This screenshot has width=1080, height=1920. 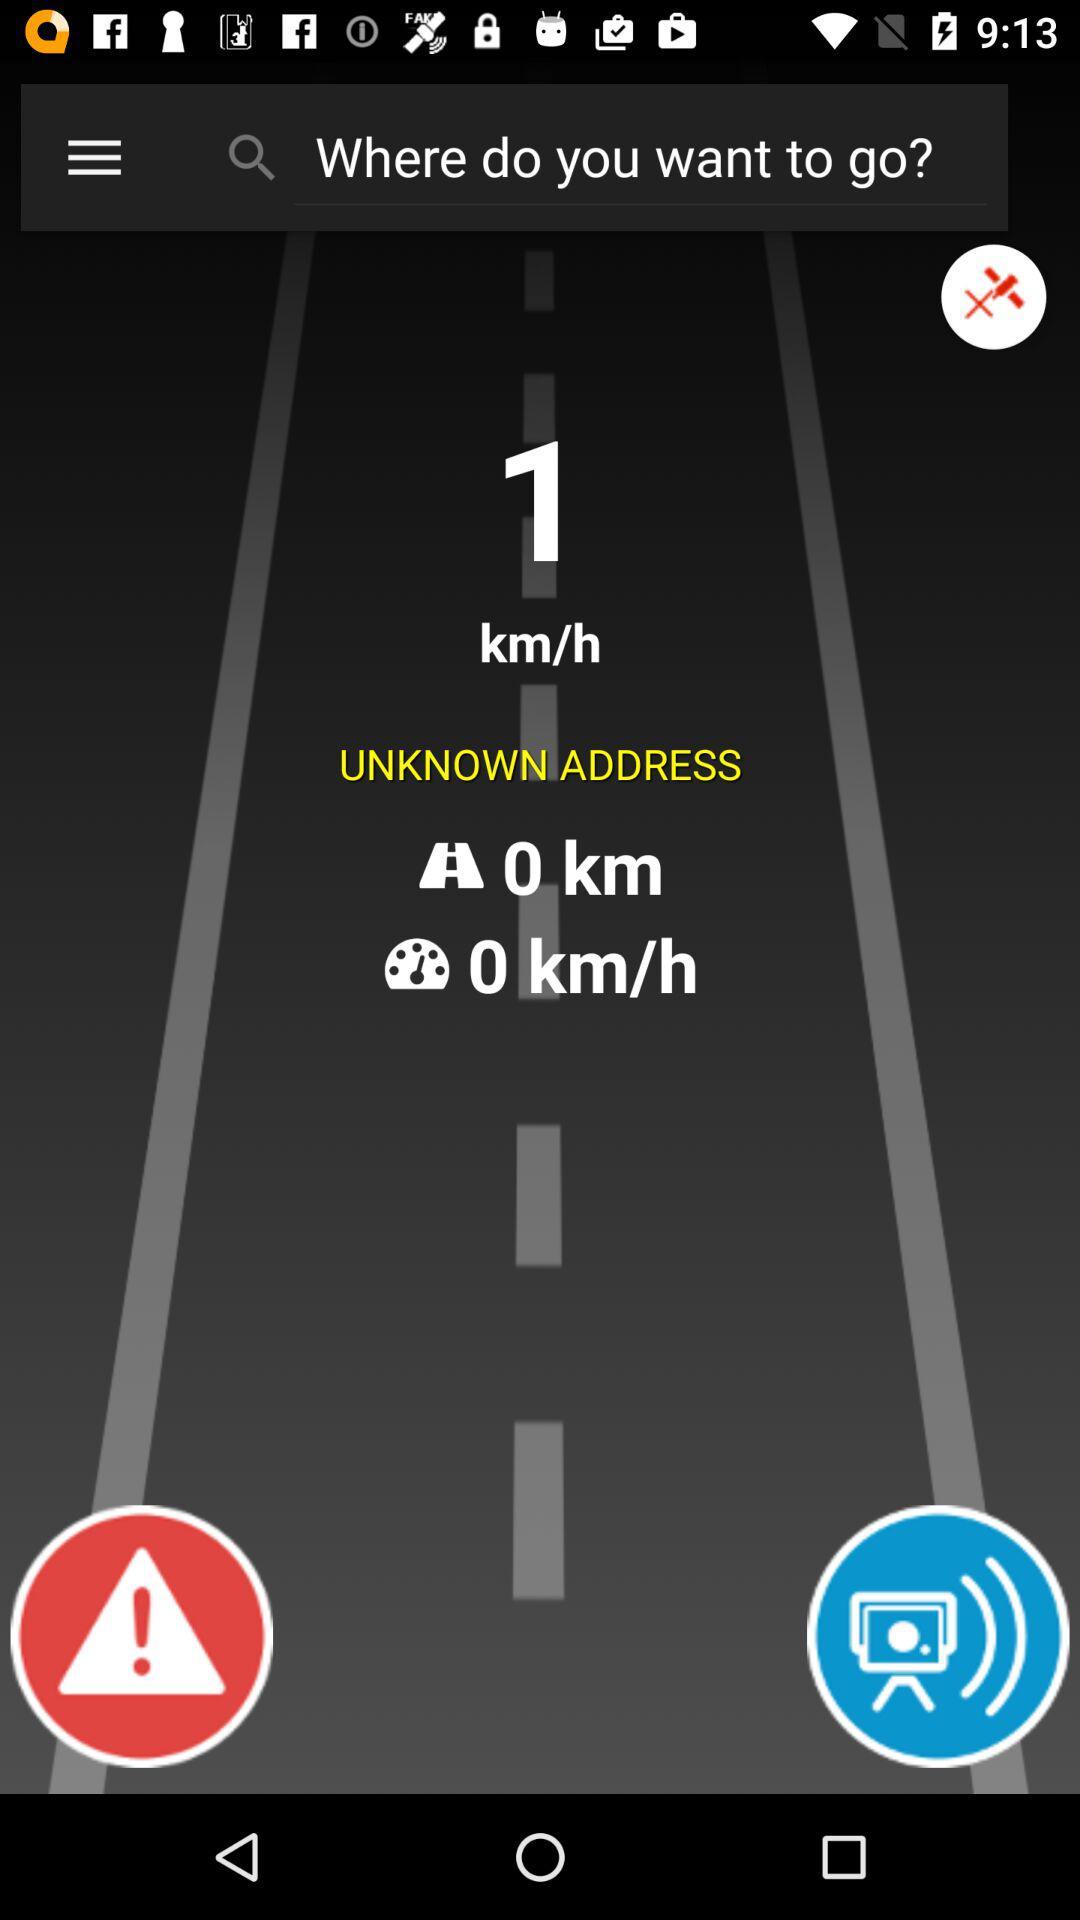 I want to click on search bar, so click(x=640, y=155).